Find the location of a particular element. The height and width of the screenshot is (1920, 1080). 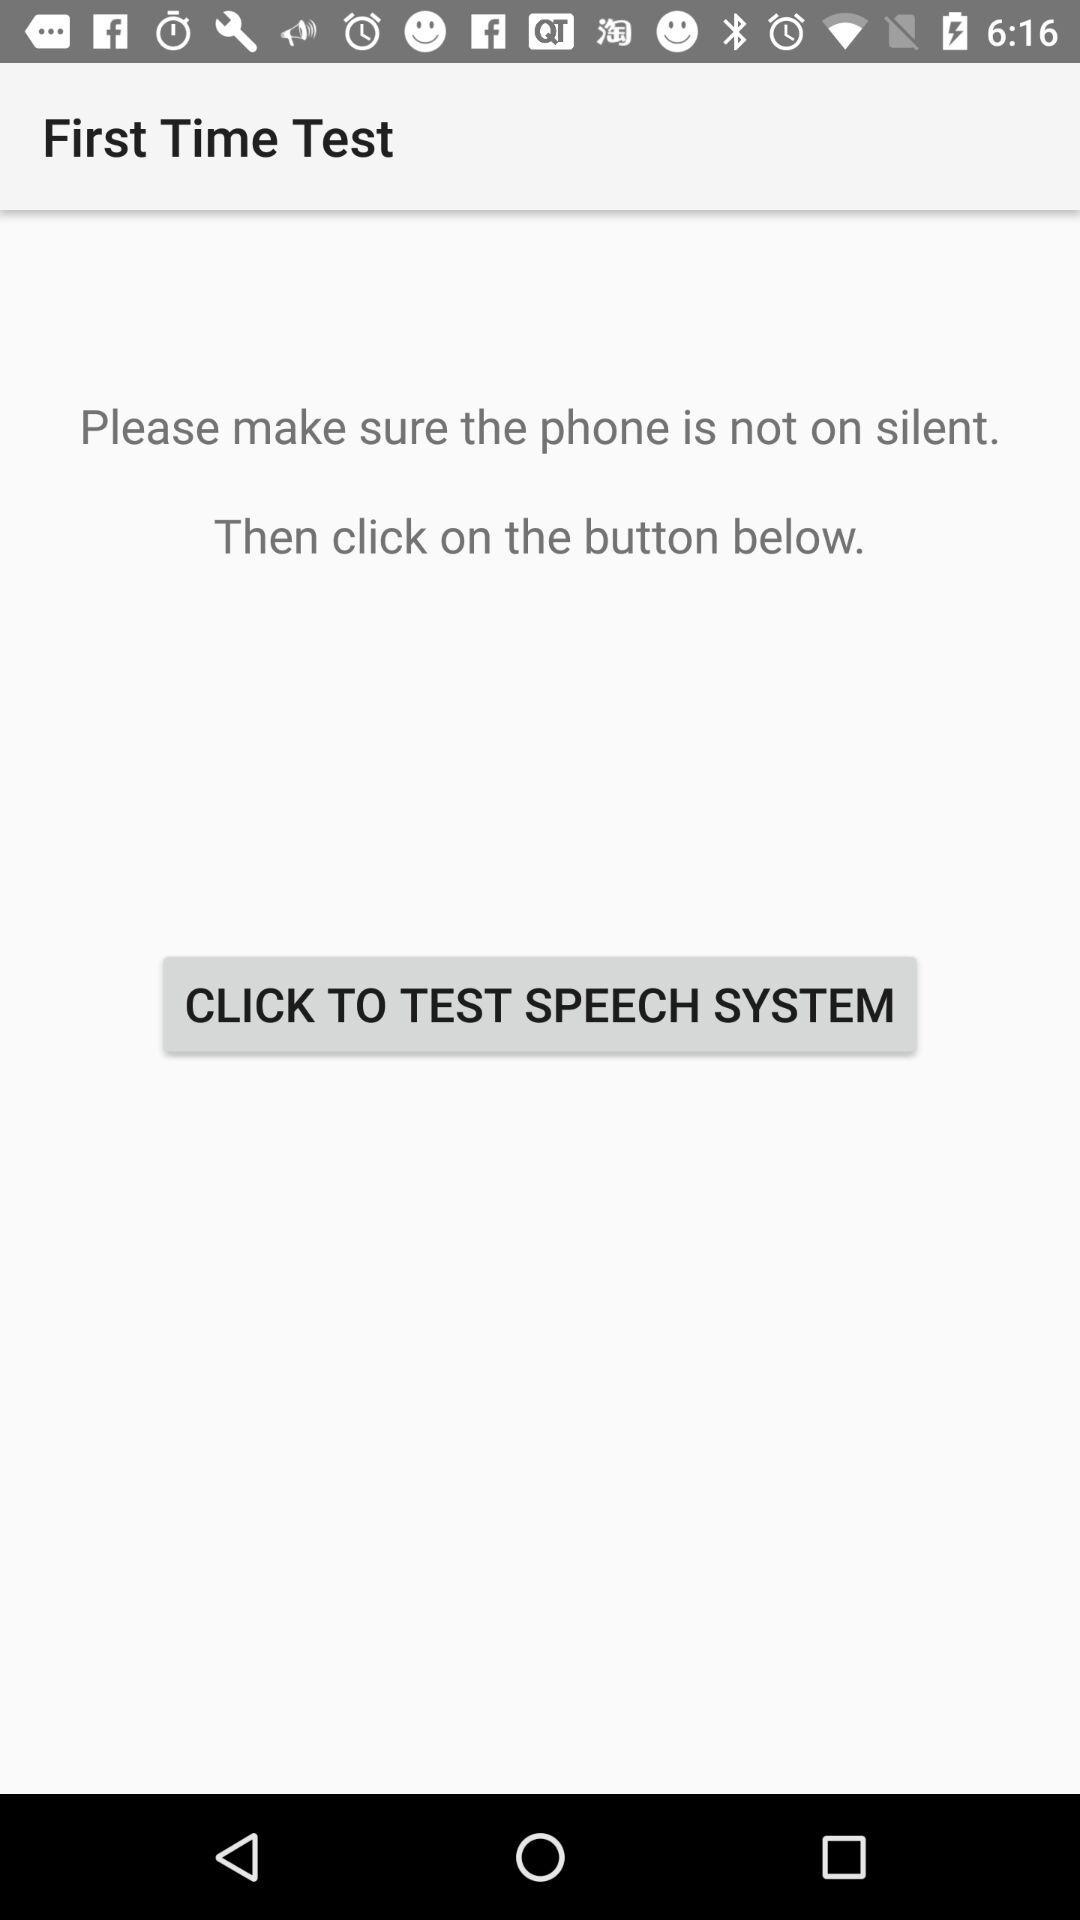

the item below the please make sure icon is located at coordinates (540, 1004).